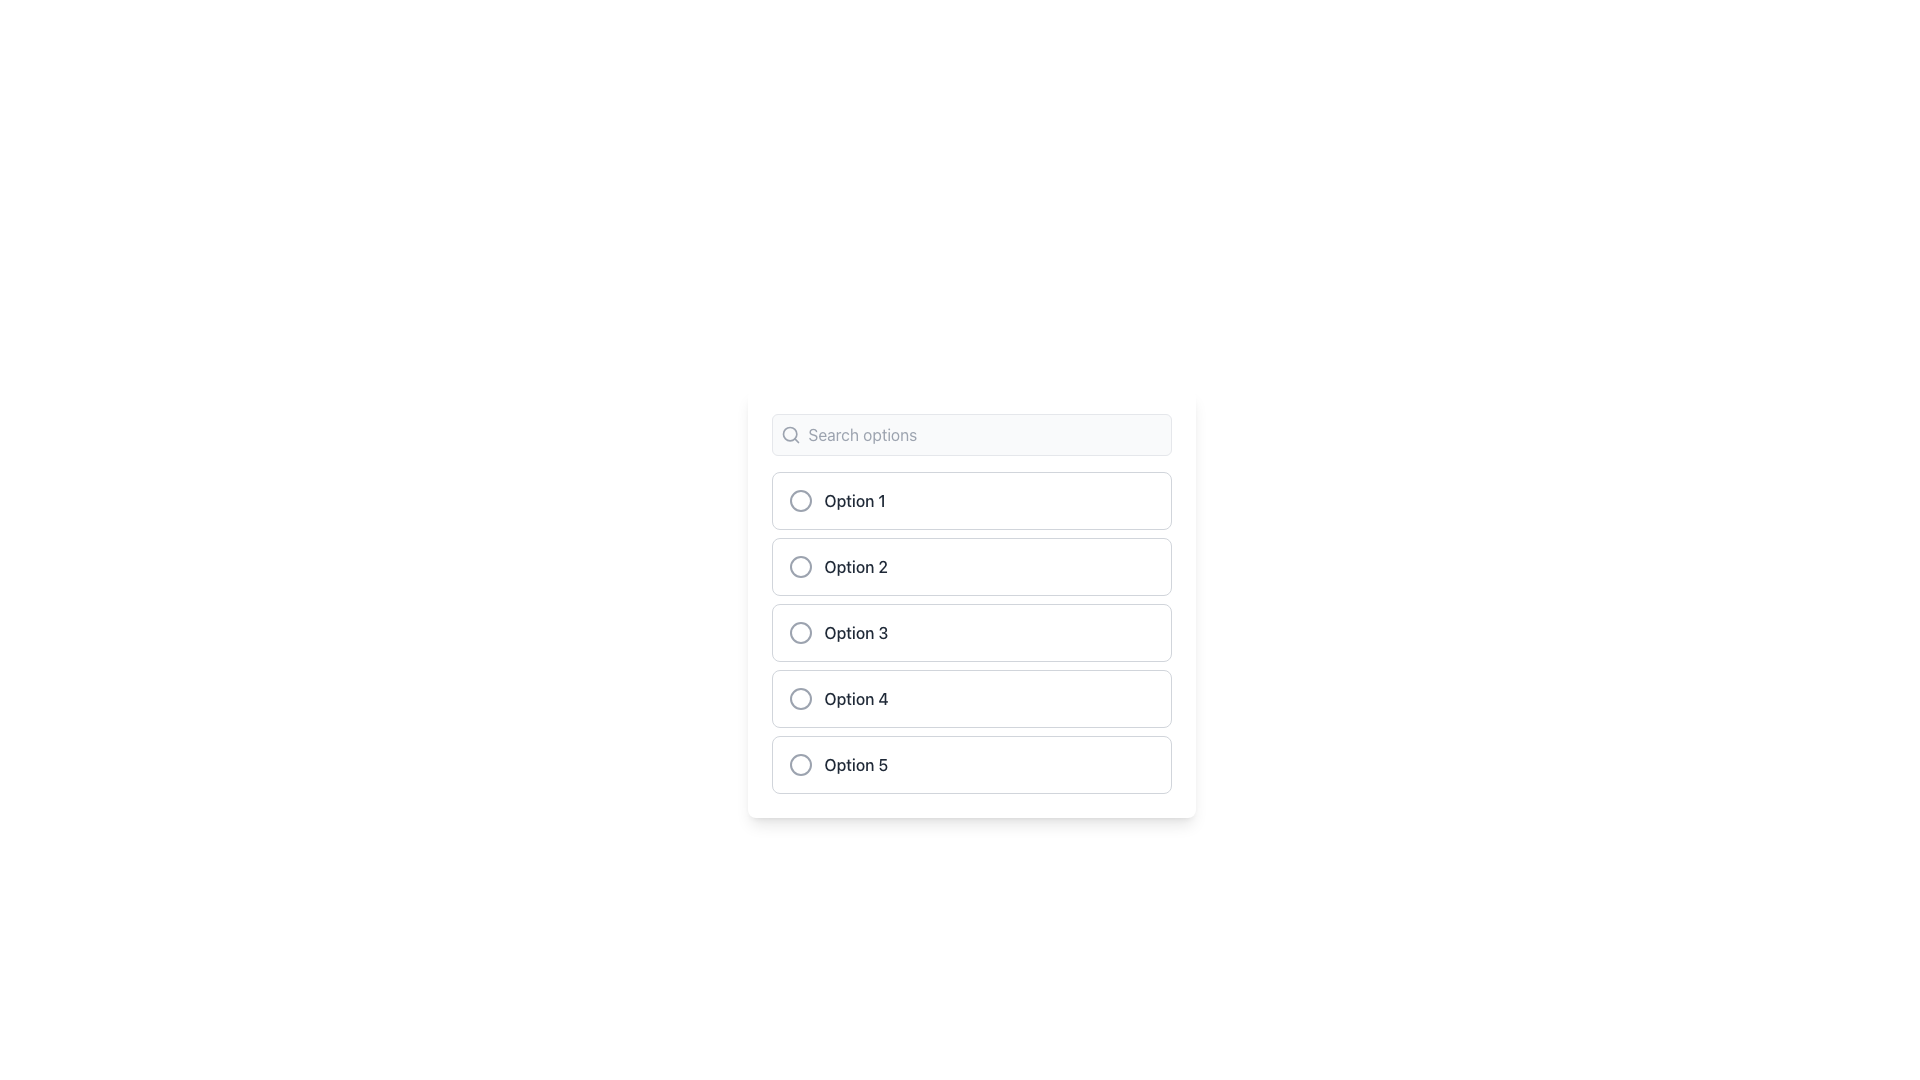 The image size is (1920, 1080). Describe the element at coordinates (800, 567) in the screenshot. I see `the radio button for 'Option 2'` at that location.